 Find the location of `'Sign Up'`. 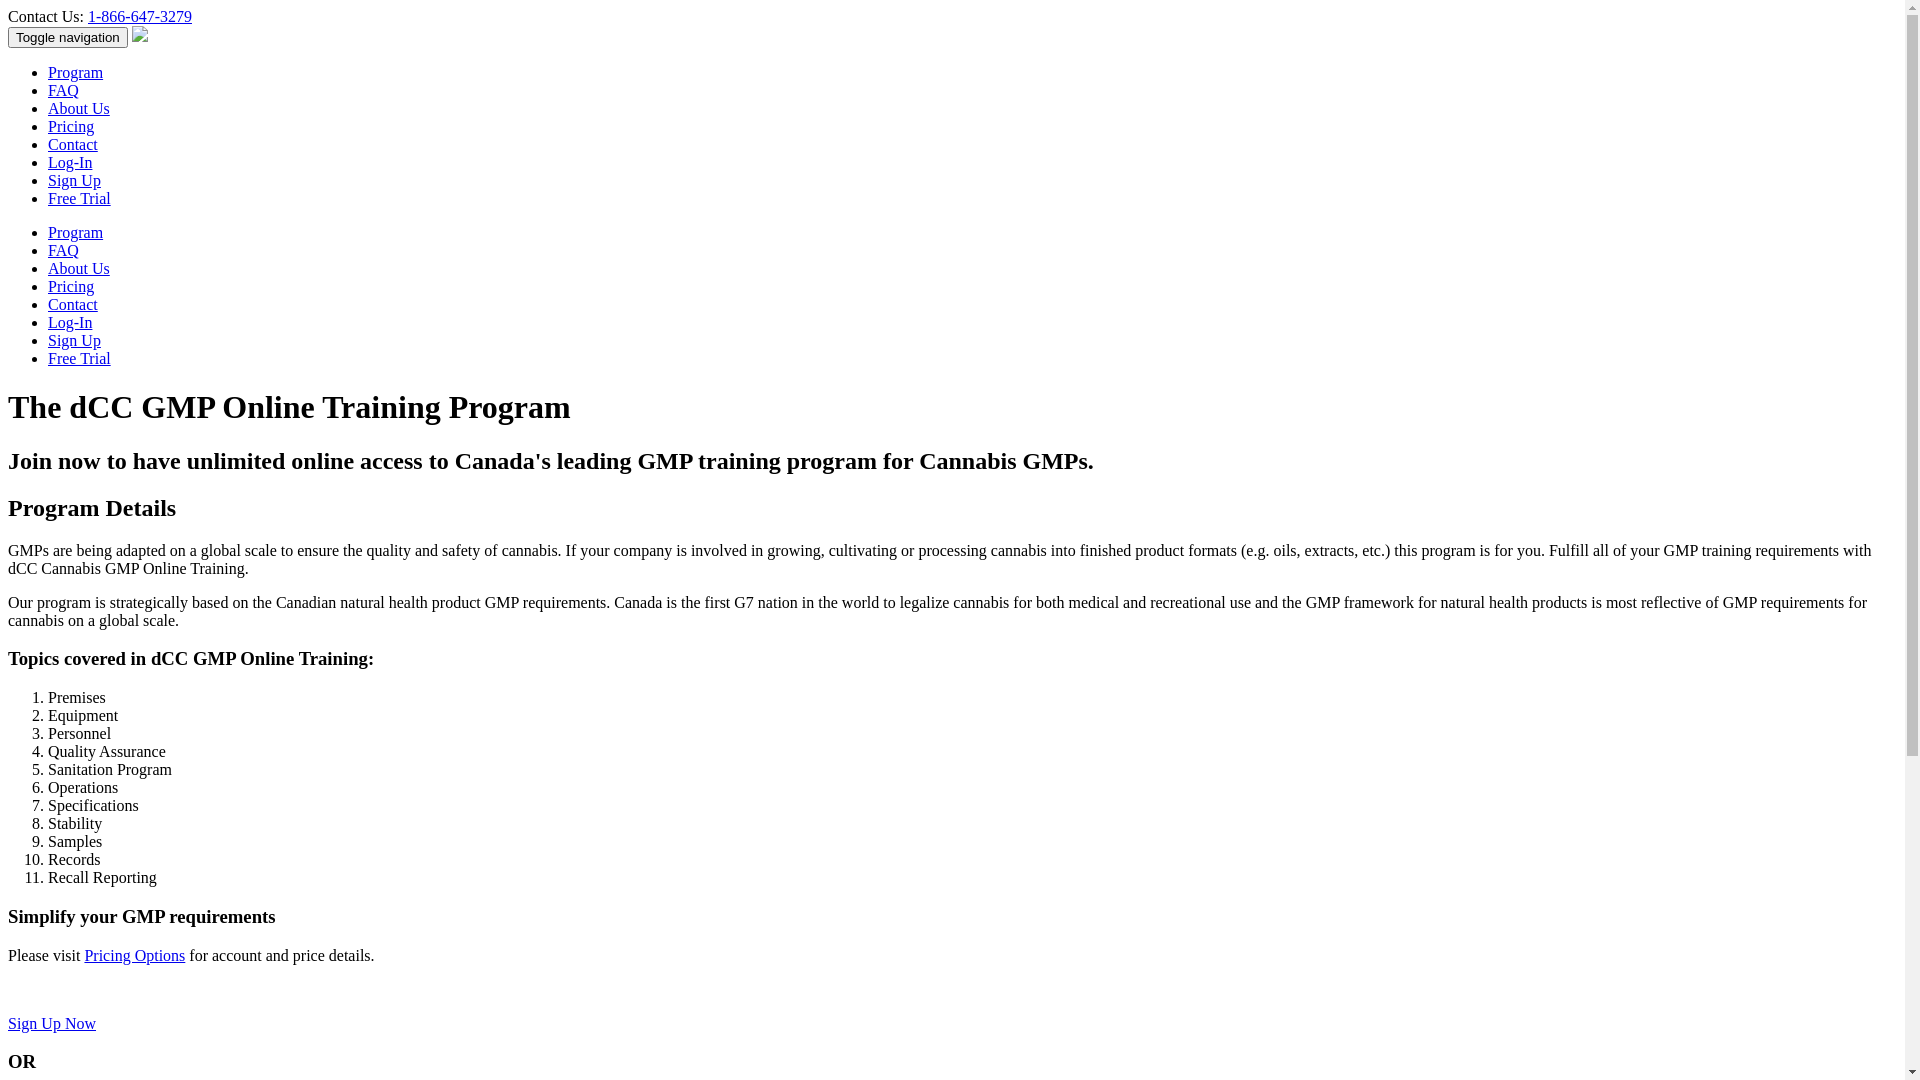

'Sign Up' is located at coordinates (48, 180).